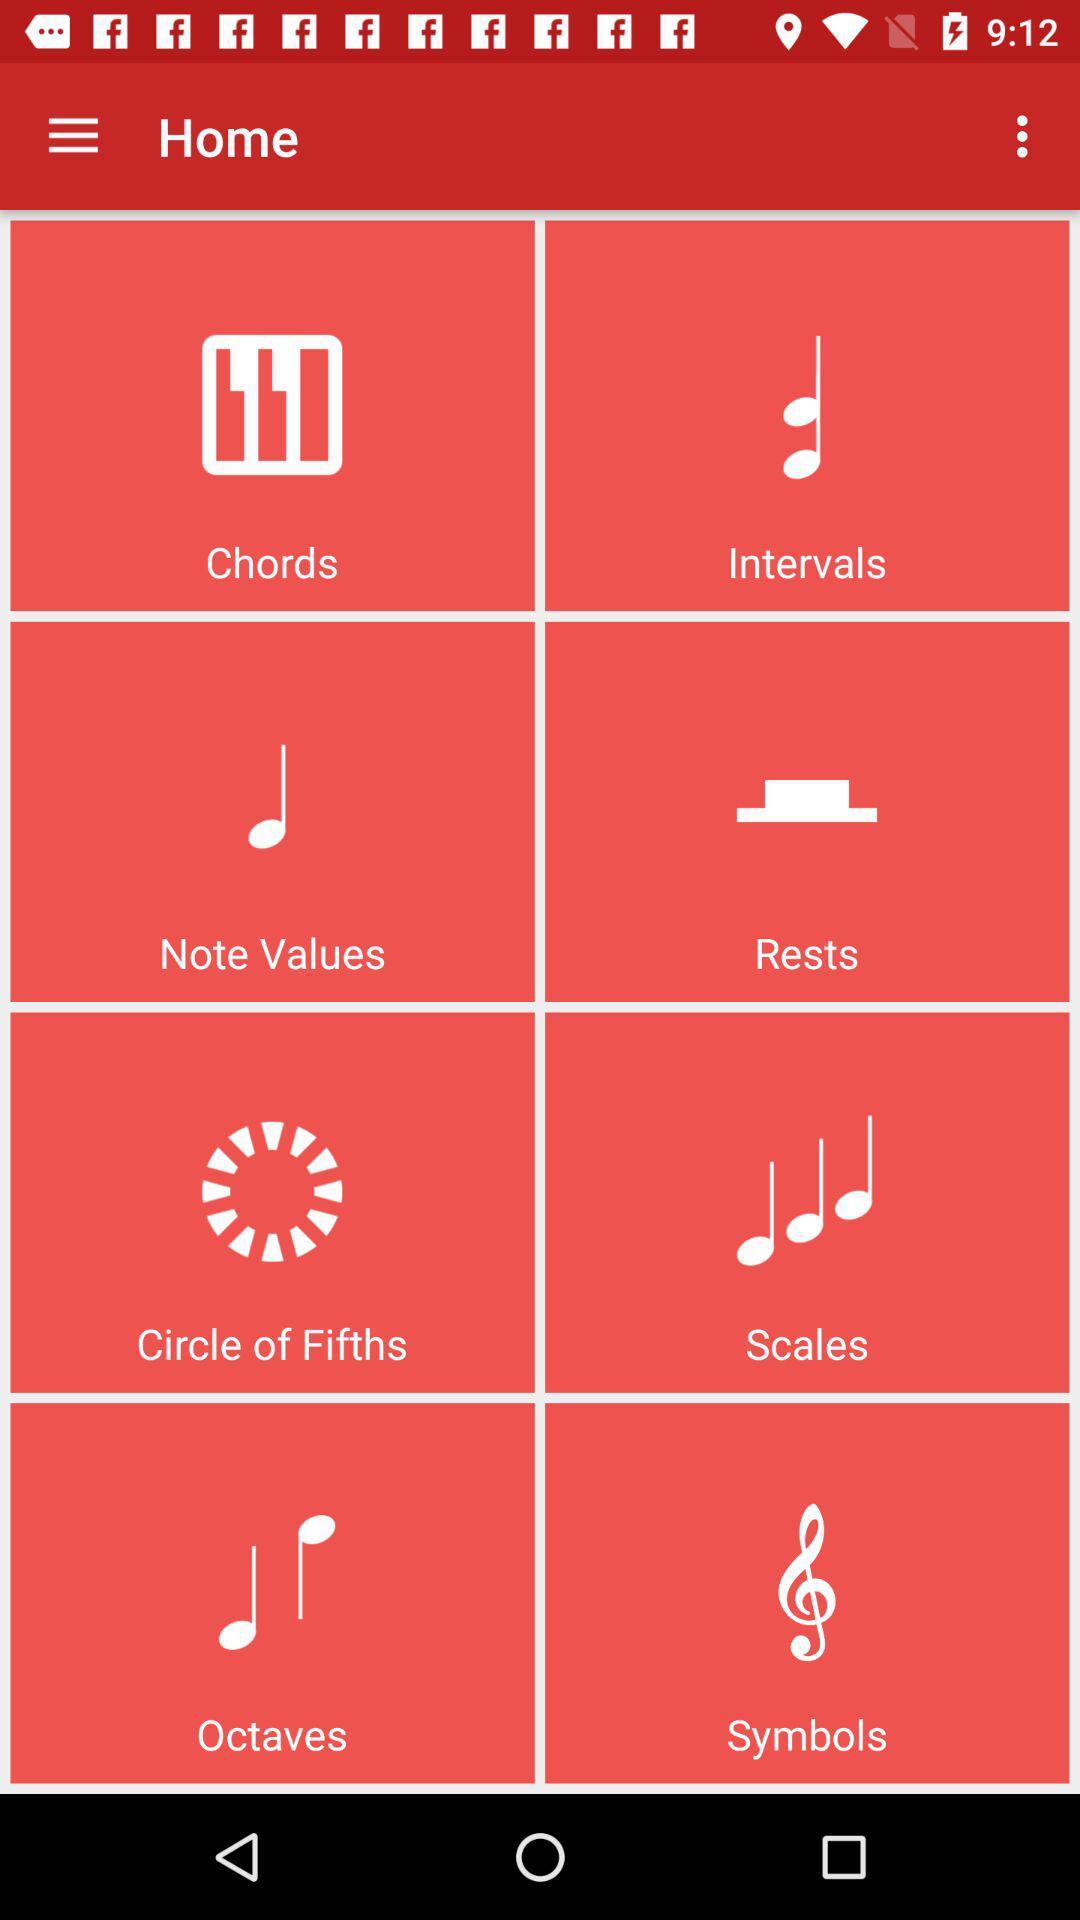 This screenshot has width=1080, height=1920. Describe the element at coordinates (72, 135) in the screenshot. I see `the app to the left of home app` at that location.